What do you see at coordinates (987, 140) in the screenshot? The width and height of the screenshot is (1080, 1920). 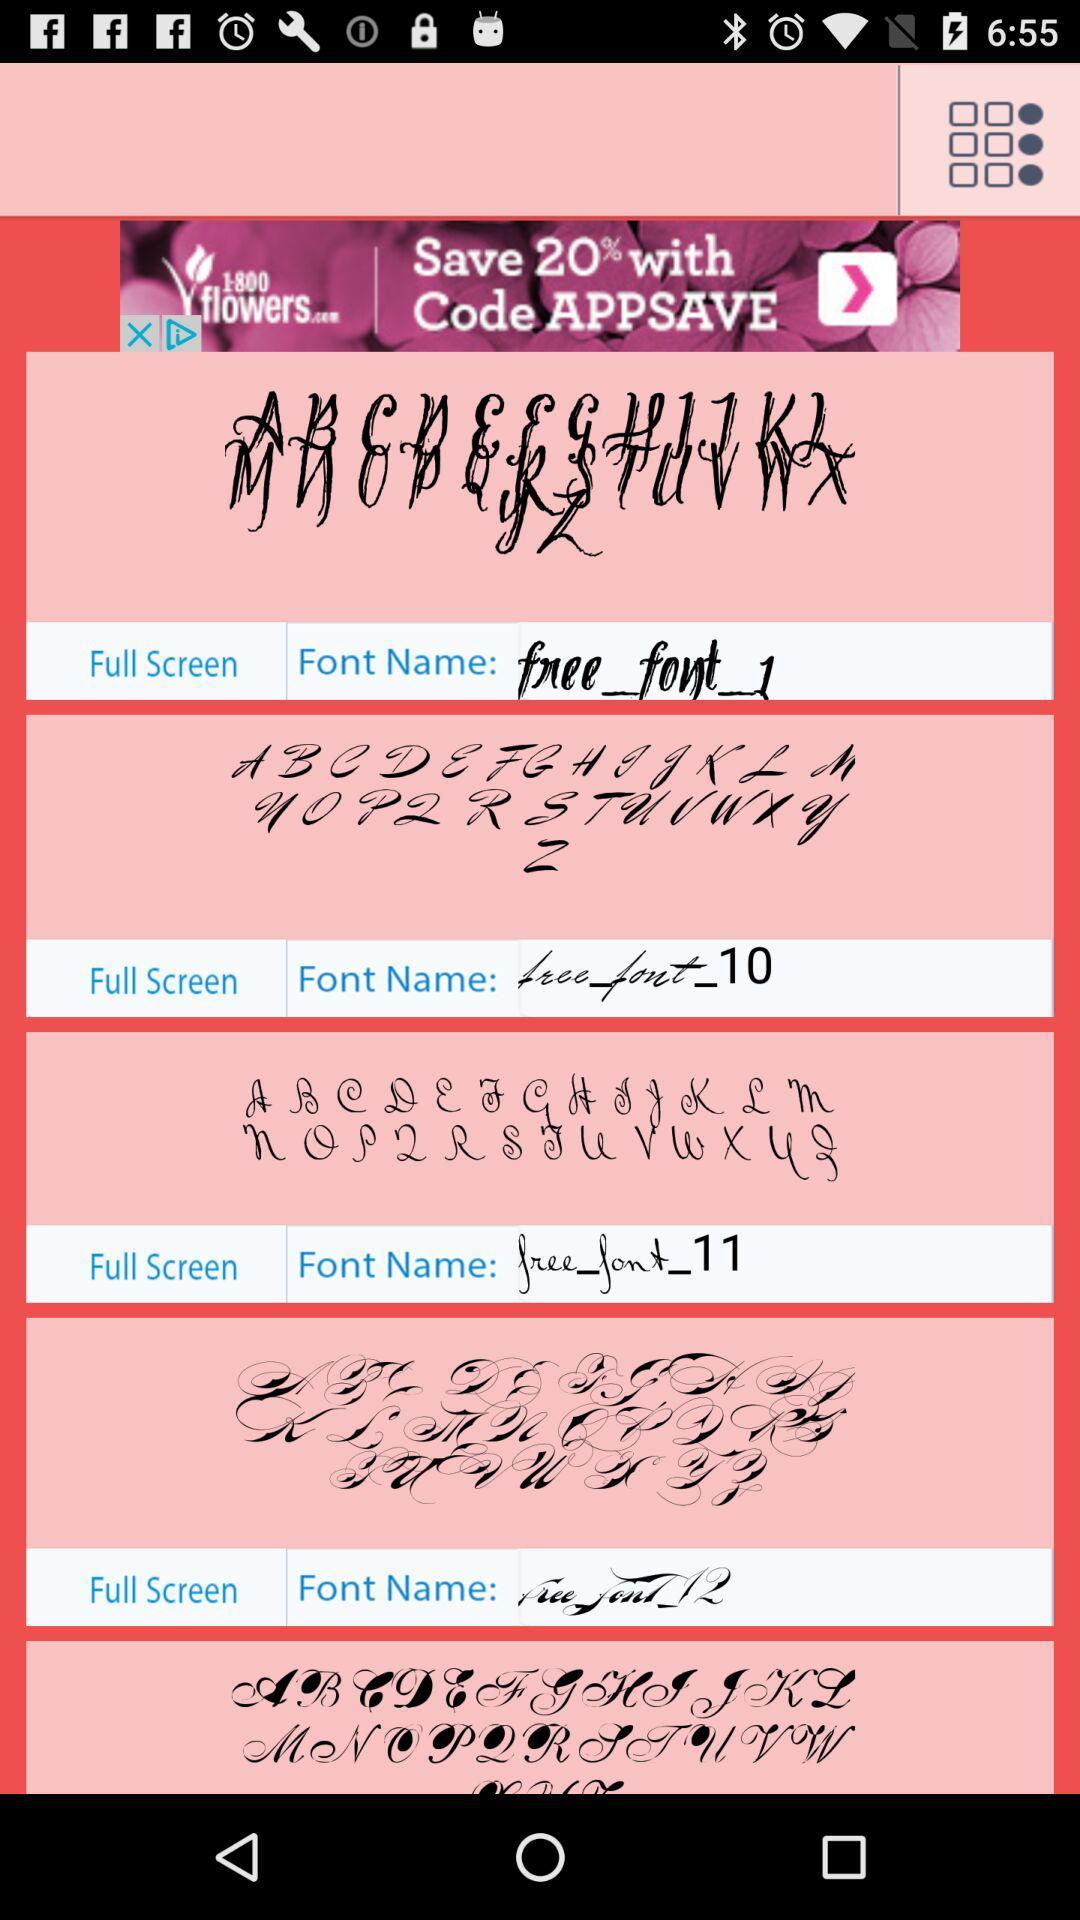 I see `menu` at bounding box center [987, 140].